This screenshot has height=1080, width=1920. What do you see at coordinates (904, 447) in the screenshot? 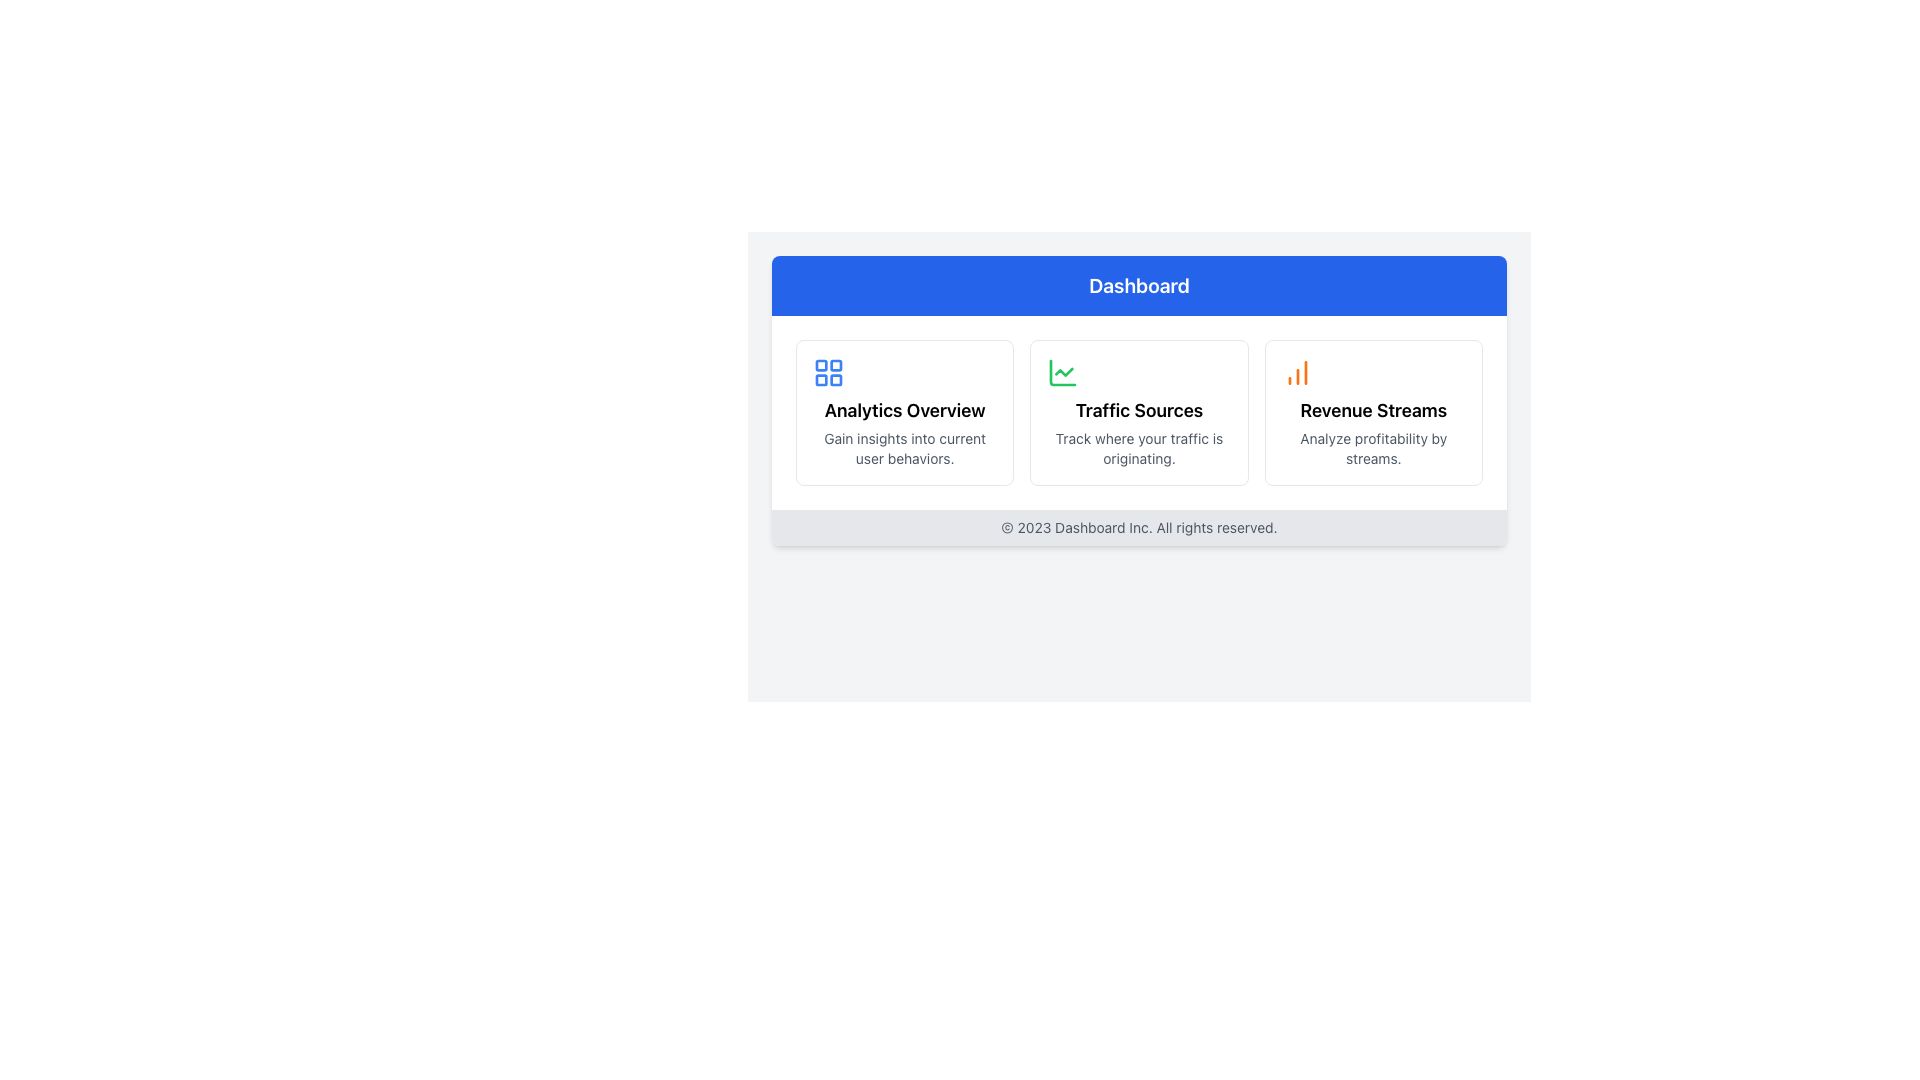
I see `descriptive subtitle text located in the lower section of the 'Analytics Overview' card, which is positioned underneath the 'Dashboard' header in the first column of a three-column layout` at bounding box center [904, 447].